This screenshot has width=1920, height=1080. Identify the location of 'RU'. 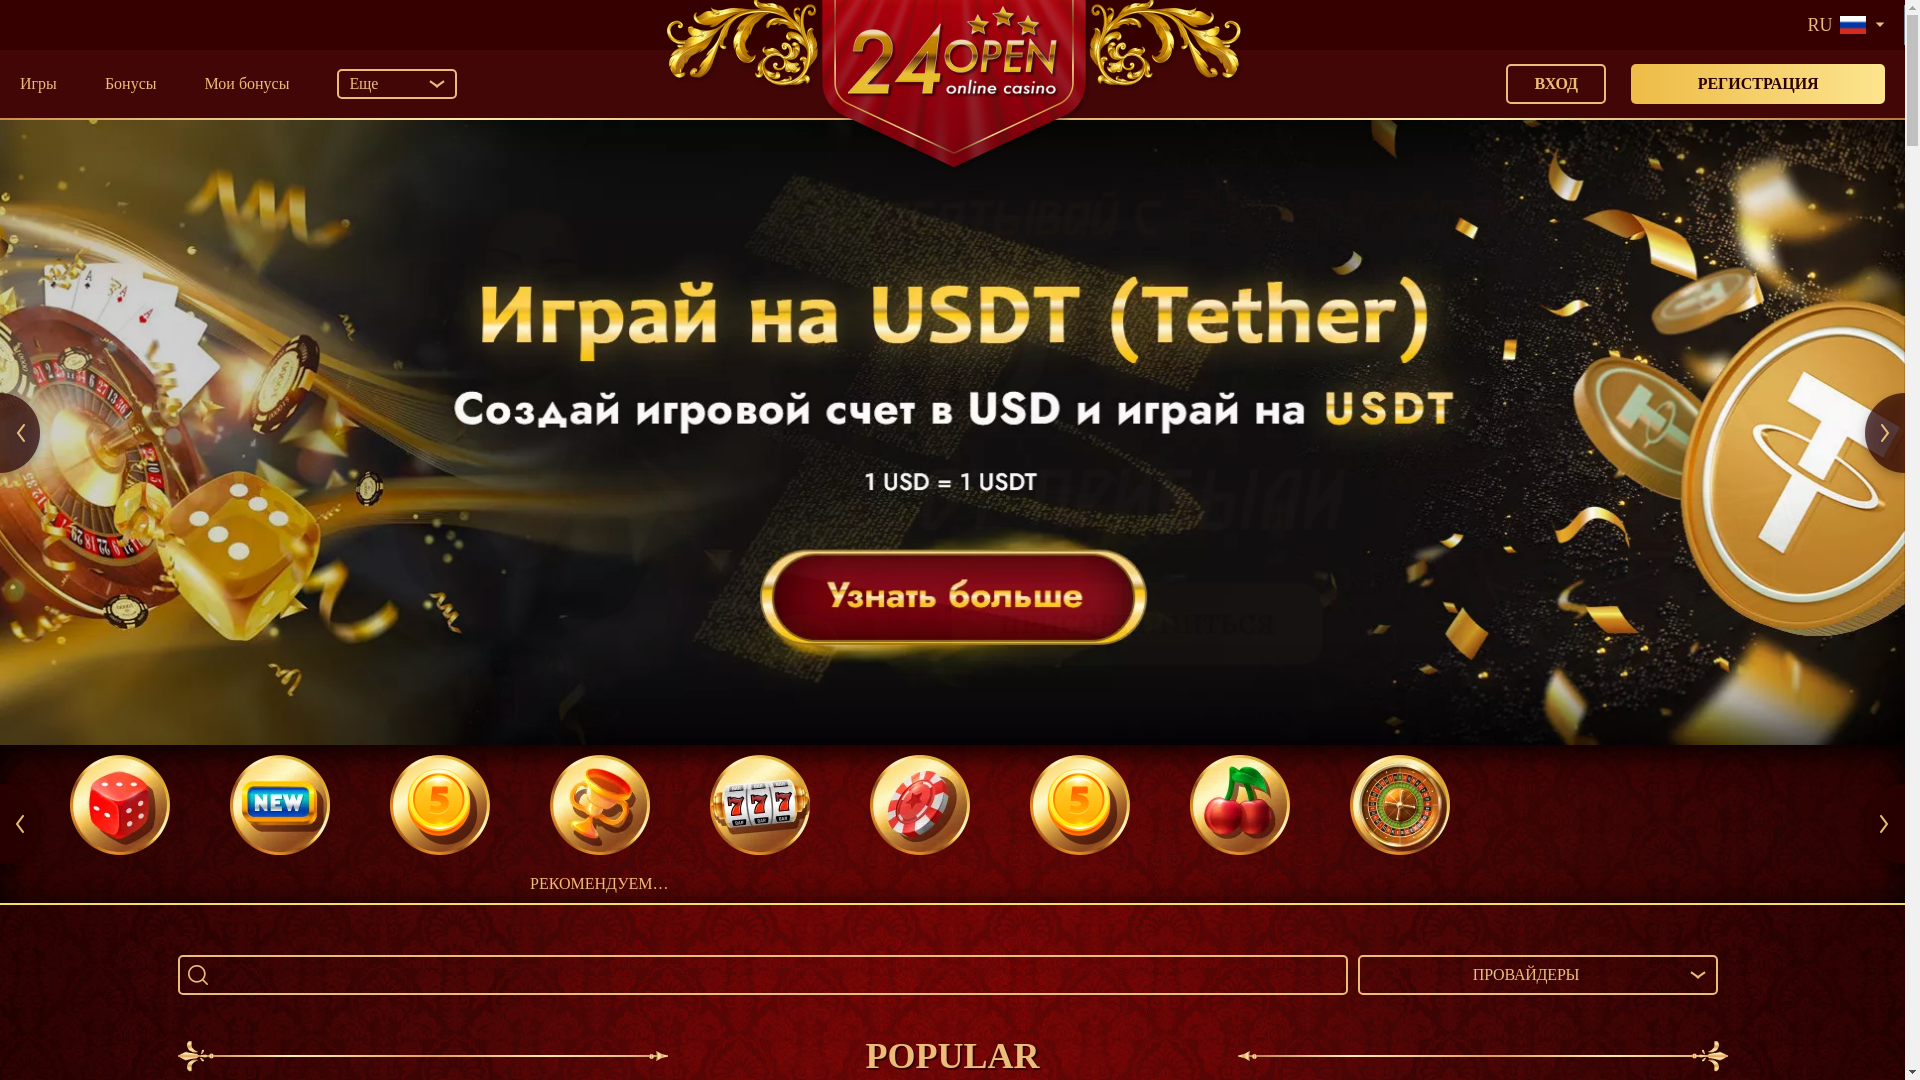
(1843, 24).